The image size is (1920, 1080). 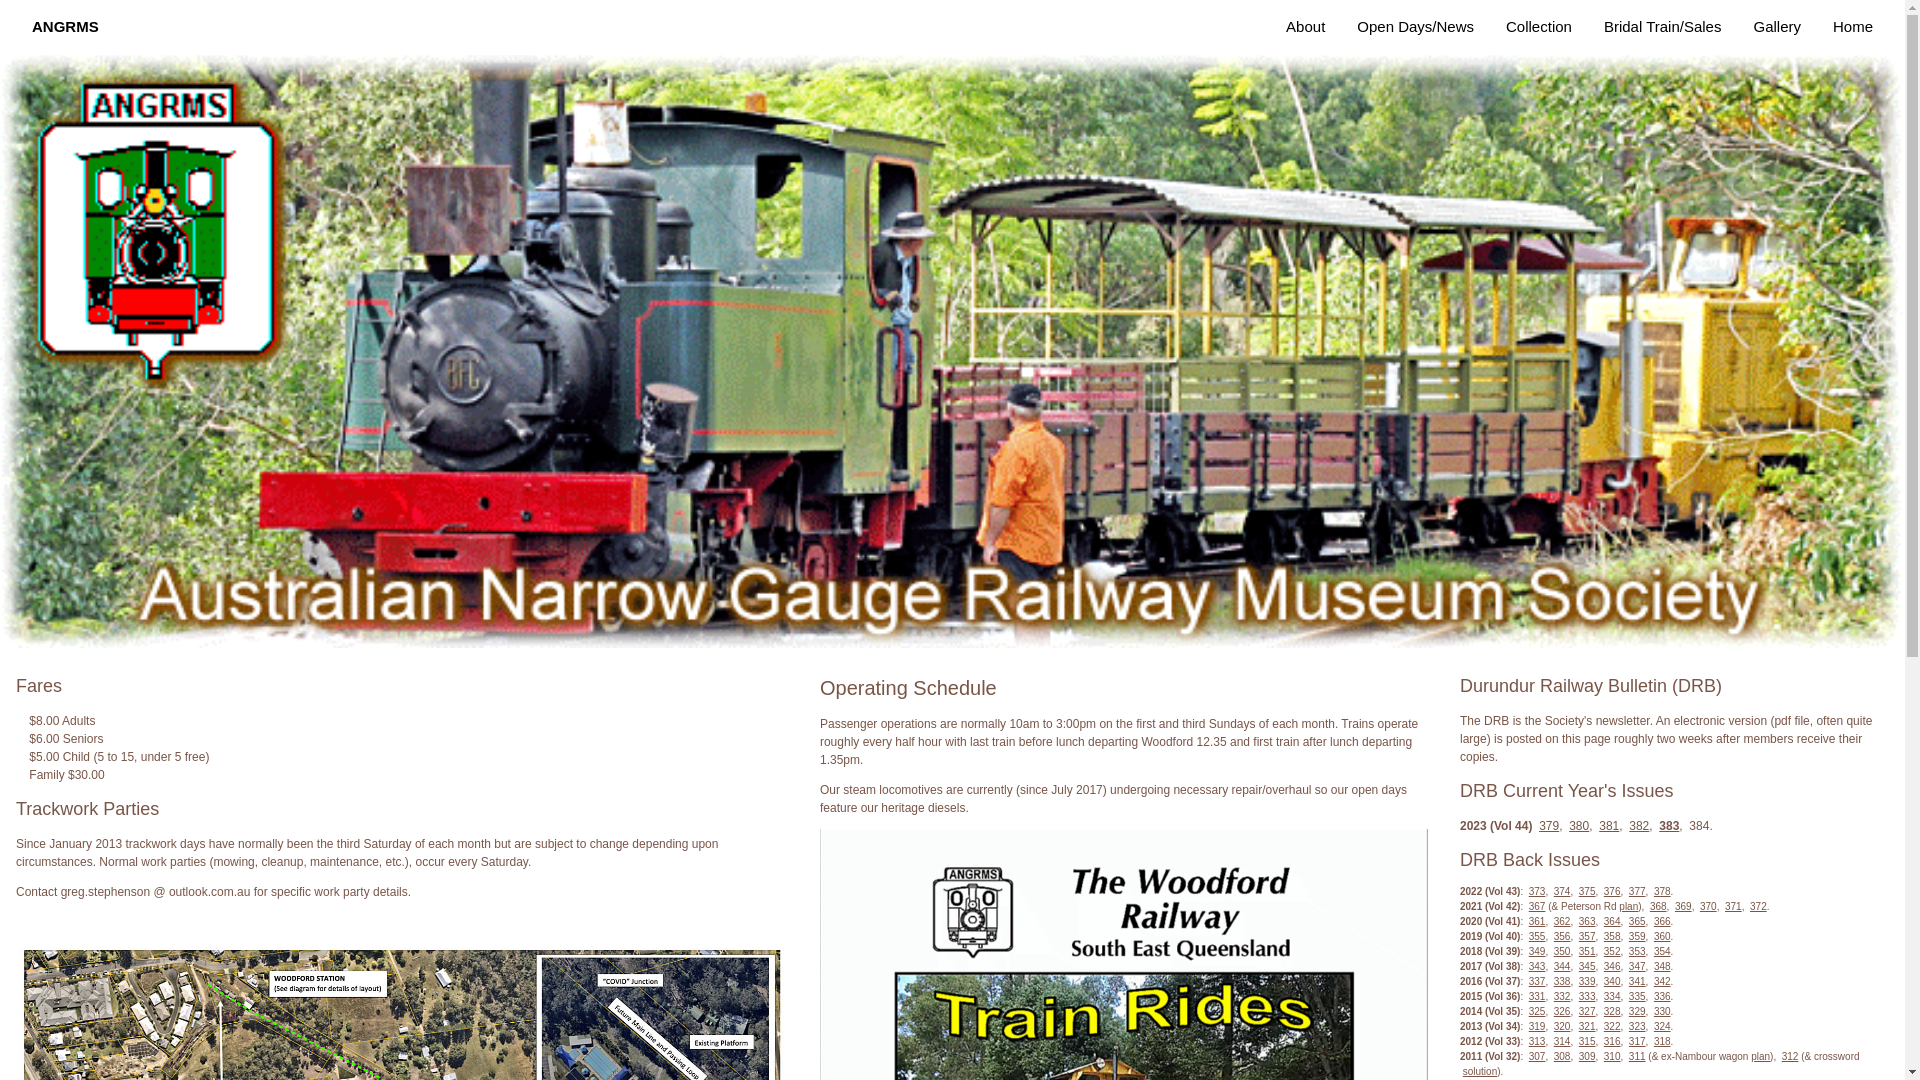 What do you see at coordinates (1586, 980) in the screenshot?
I see `'339'` at bounding box center [1586, 980].